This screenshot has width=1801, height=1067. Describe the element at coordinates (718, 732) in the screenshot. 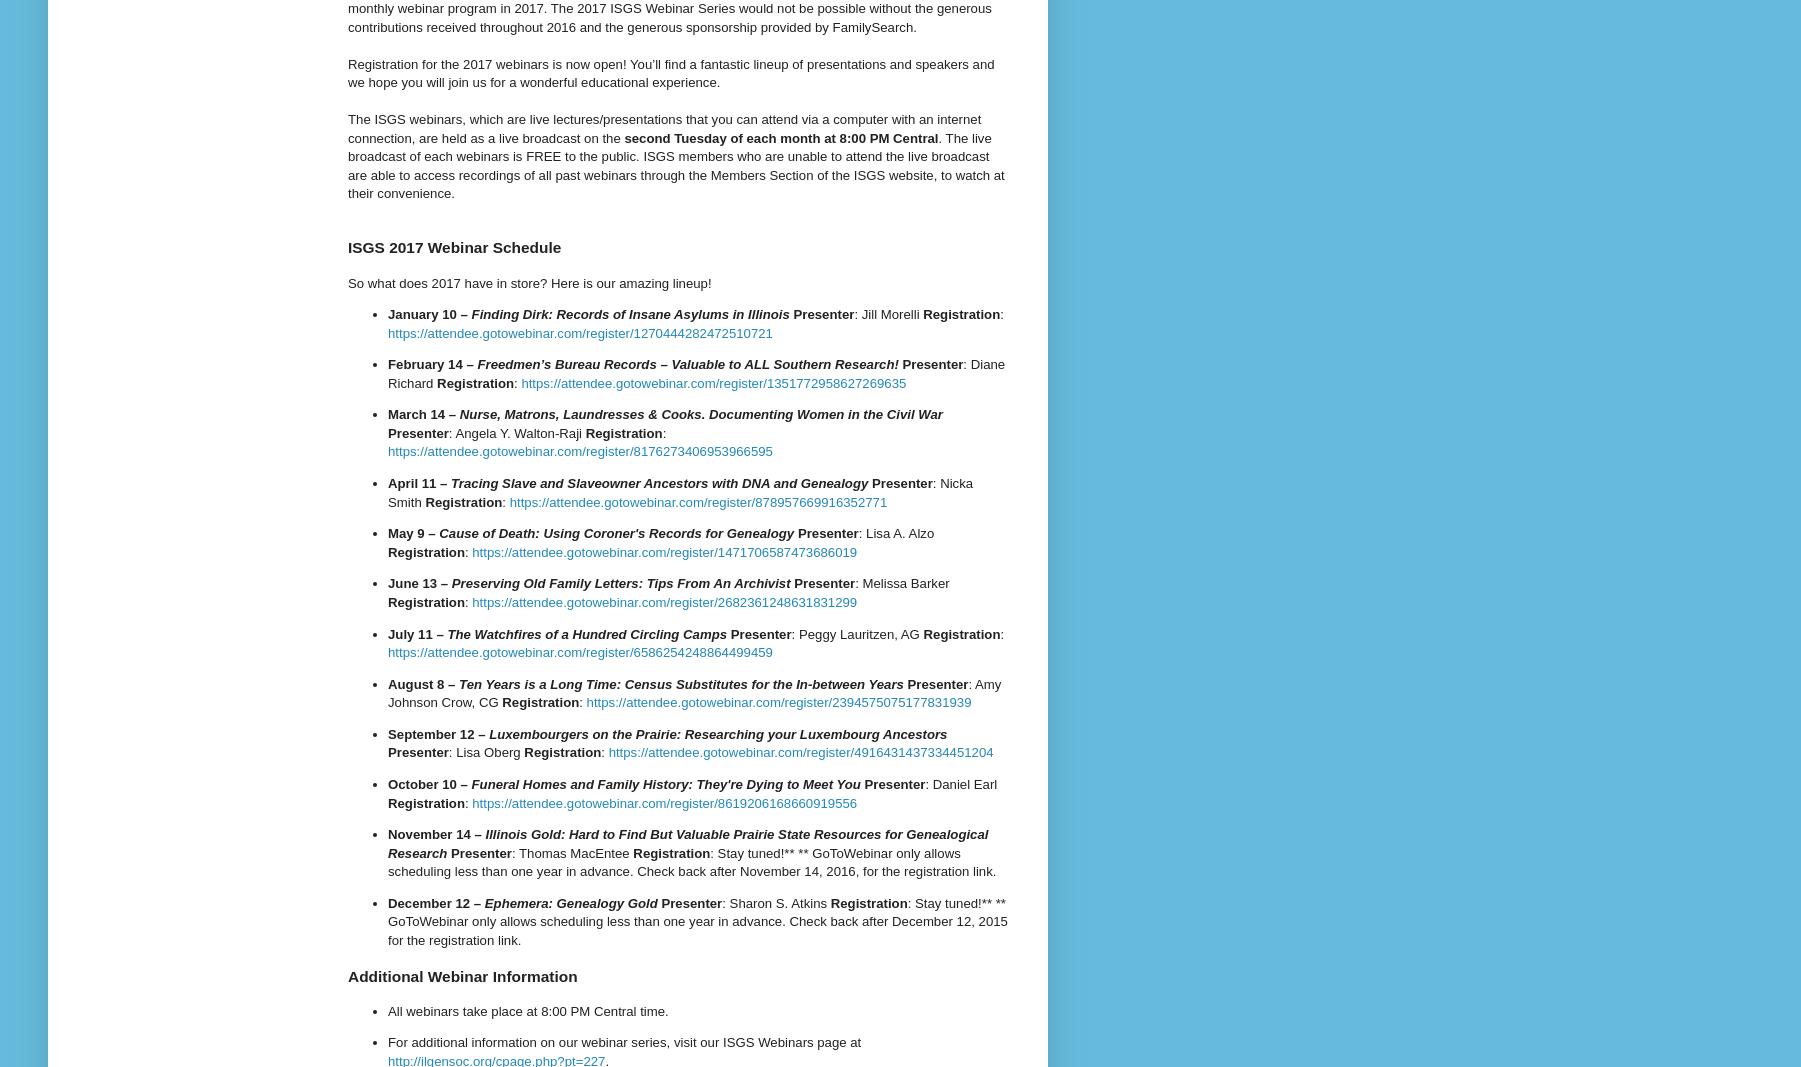

I see `'Luxembourgers on the Prairie: Researching your Luxembourg Ancestors'` at that location.